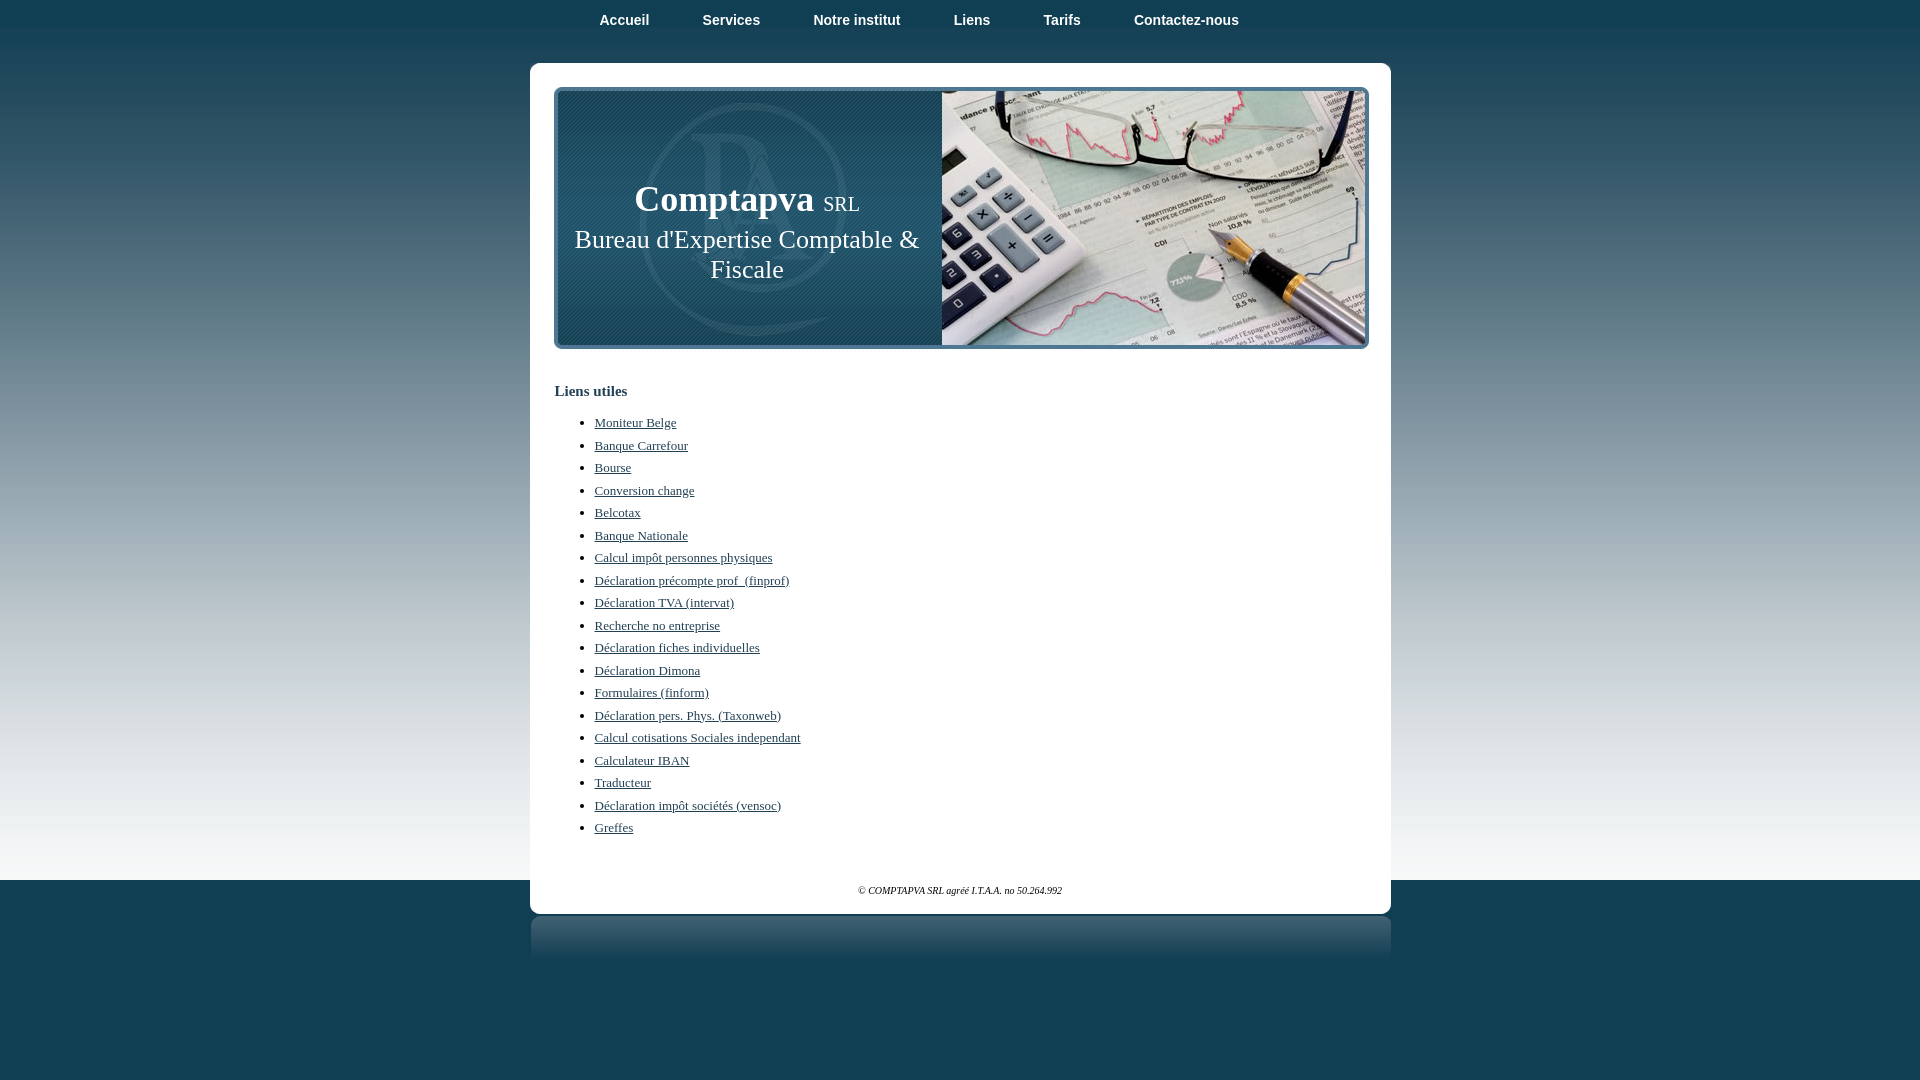 The width and height of the screenshot is (1920, 1080). Describe the element at coordinates (612, 827) in the screenshot. I see `'Greffes'` at that location.